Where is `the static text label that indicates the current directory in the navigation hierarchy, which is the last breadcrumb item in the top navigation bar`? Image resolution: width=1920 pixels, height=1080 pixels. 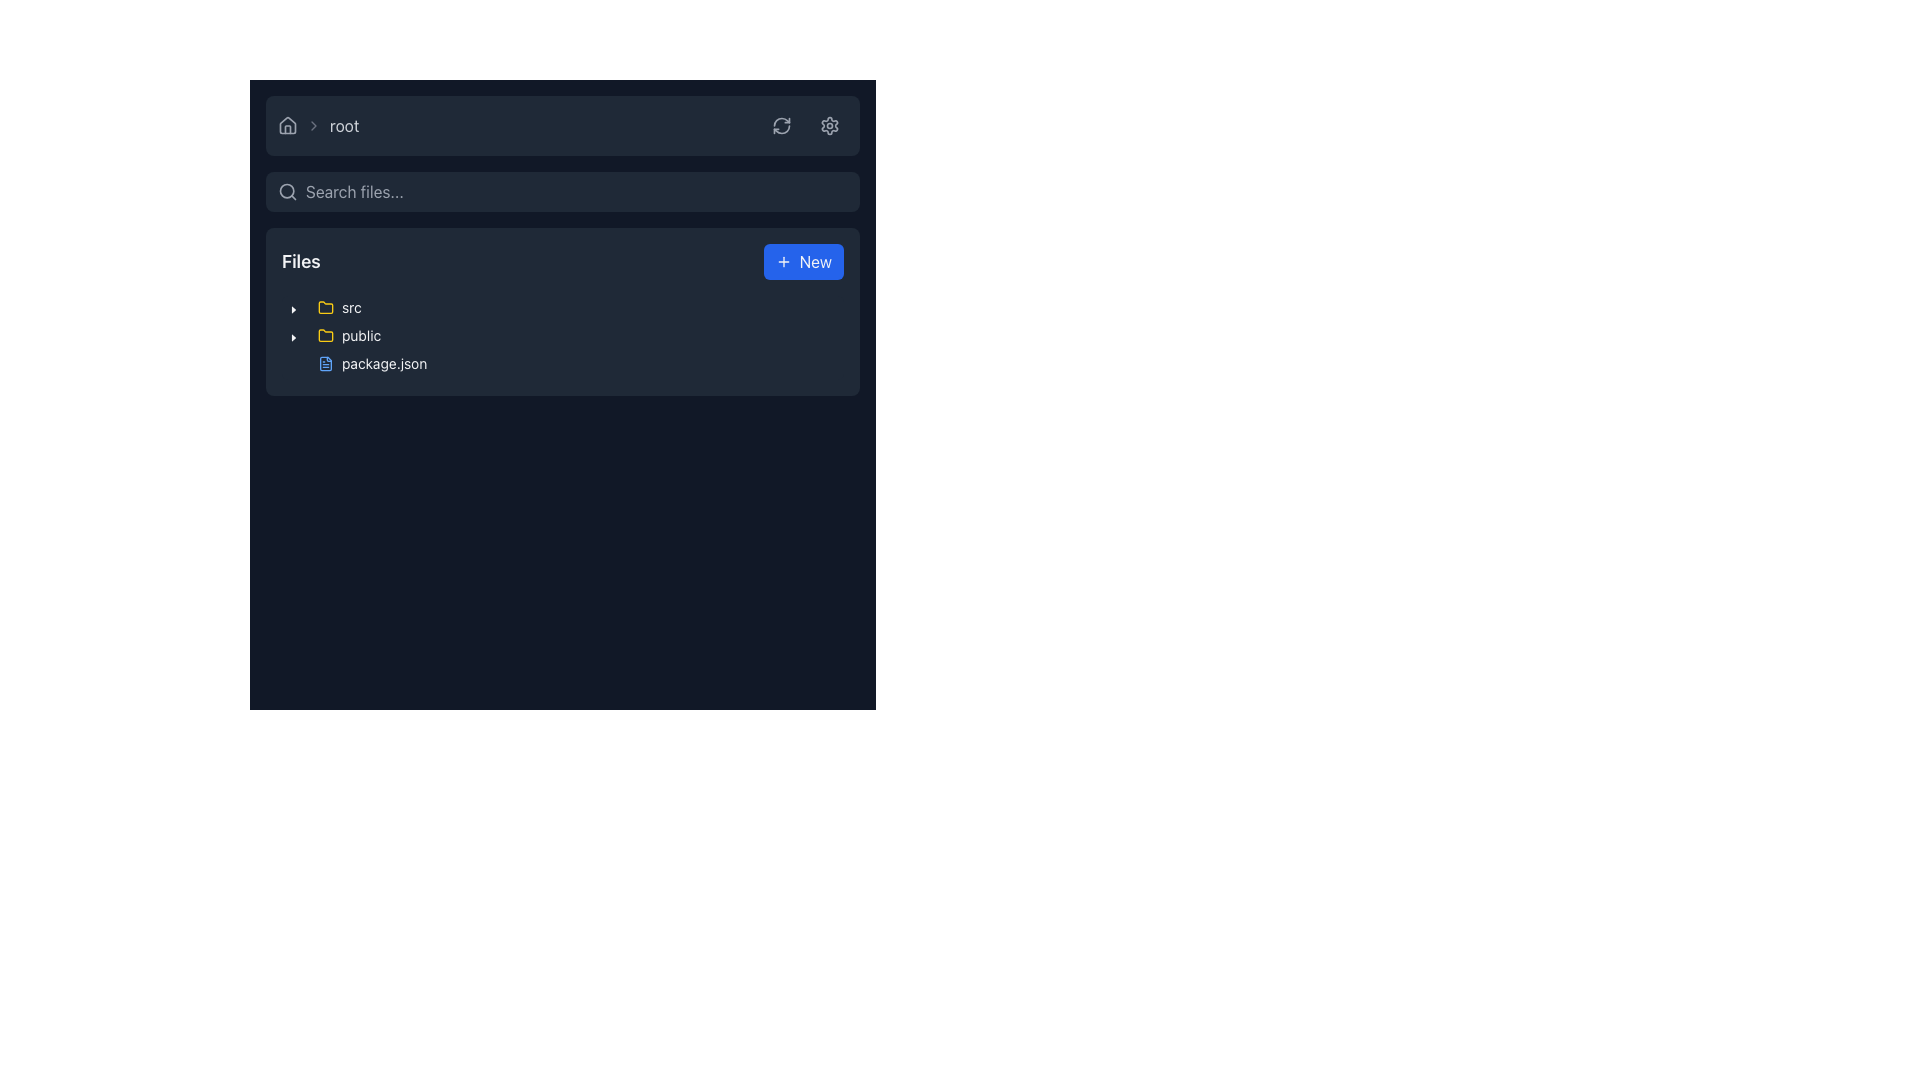
the static text label that indicates the current directory in the navigation hierarchy, which is the last breadcrumb item in the top navigation bar is located at coordinates (344, 126).